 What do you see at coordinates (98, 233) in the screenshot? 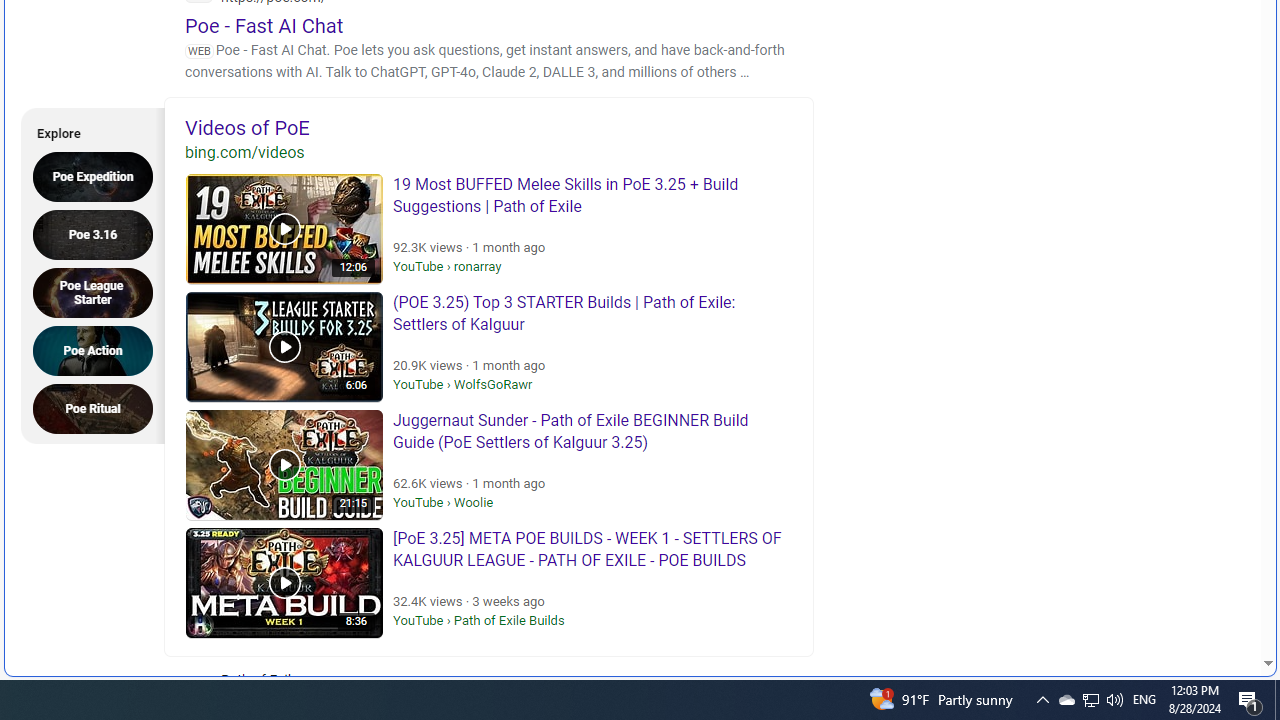
I see `'Poe 3.16'` at bounding box center [98, 233].